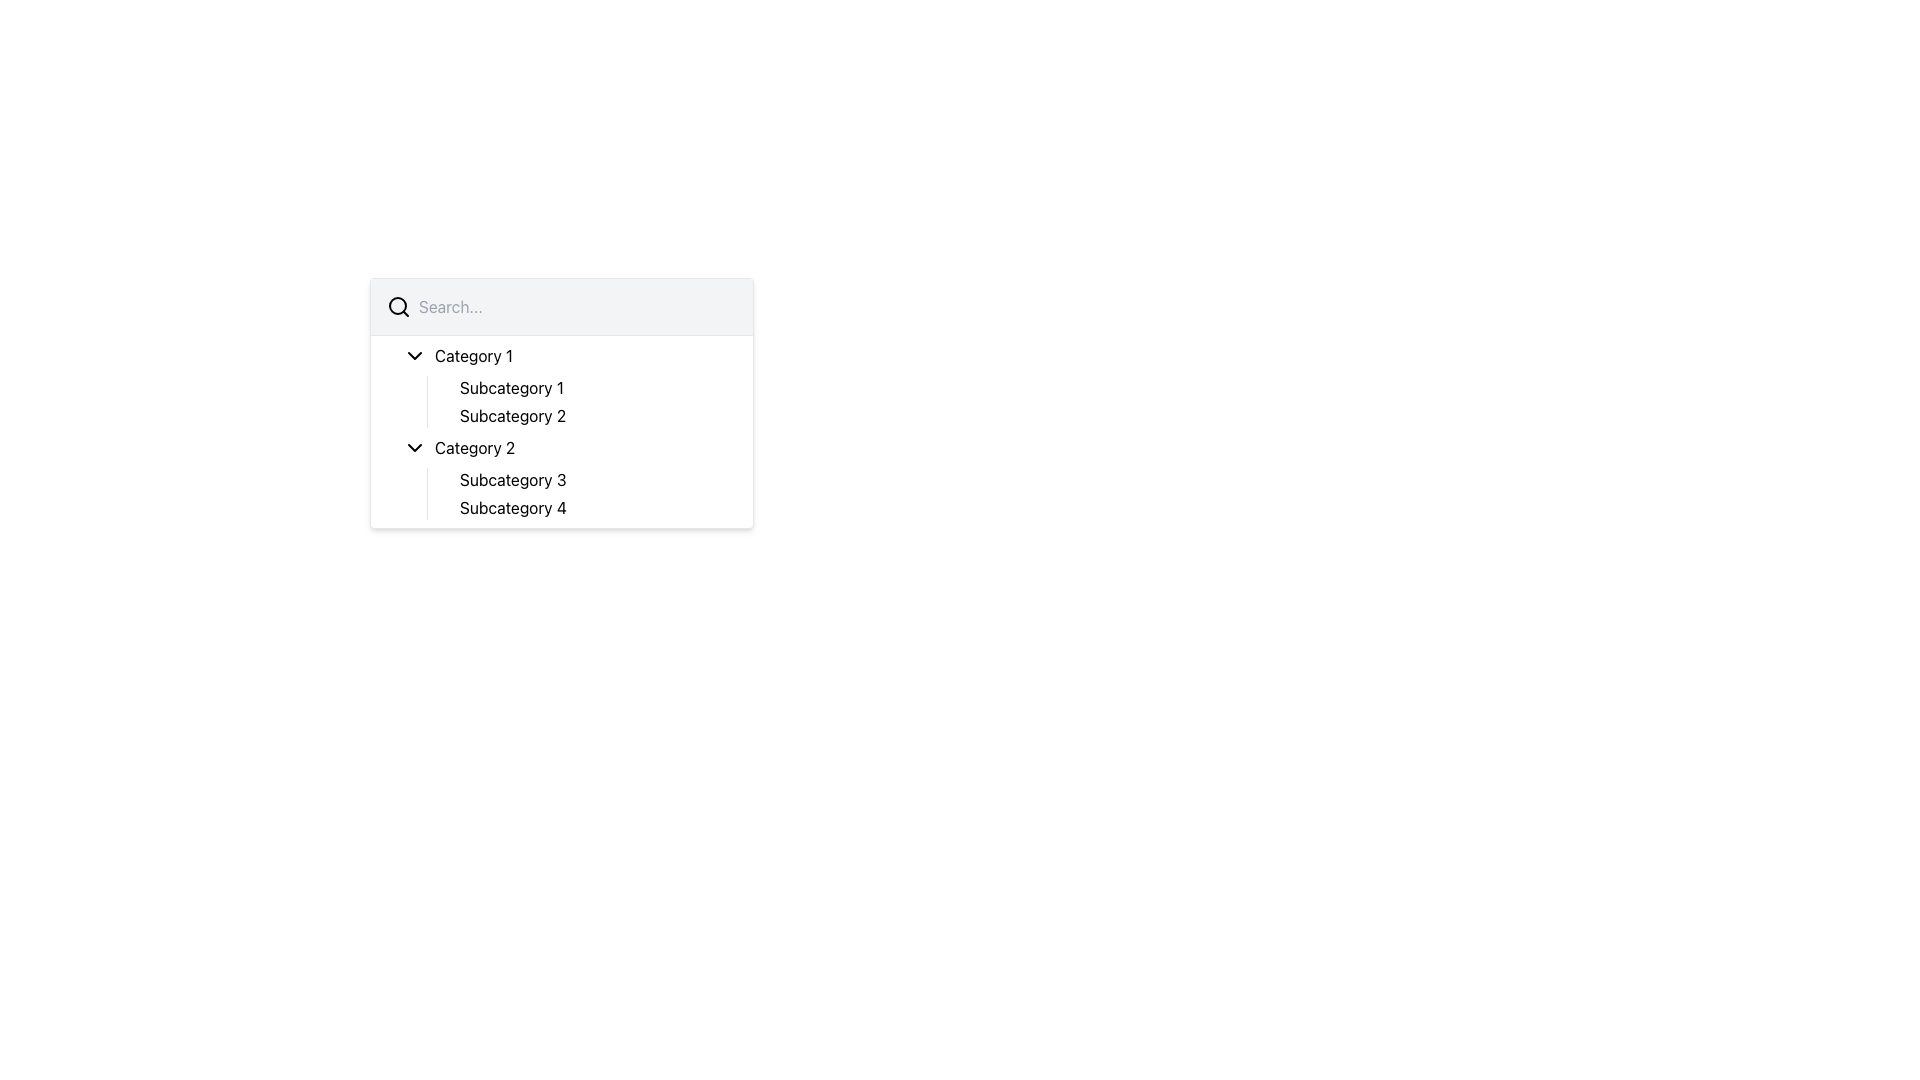 The image size is (1920, 1080). I want to click on the Text label for 'Category 2', which is positioned below the chevron icon and above 'Subcategory 3' and 'Subcategory 4', so click(474, 446).